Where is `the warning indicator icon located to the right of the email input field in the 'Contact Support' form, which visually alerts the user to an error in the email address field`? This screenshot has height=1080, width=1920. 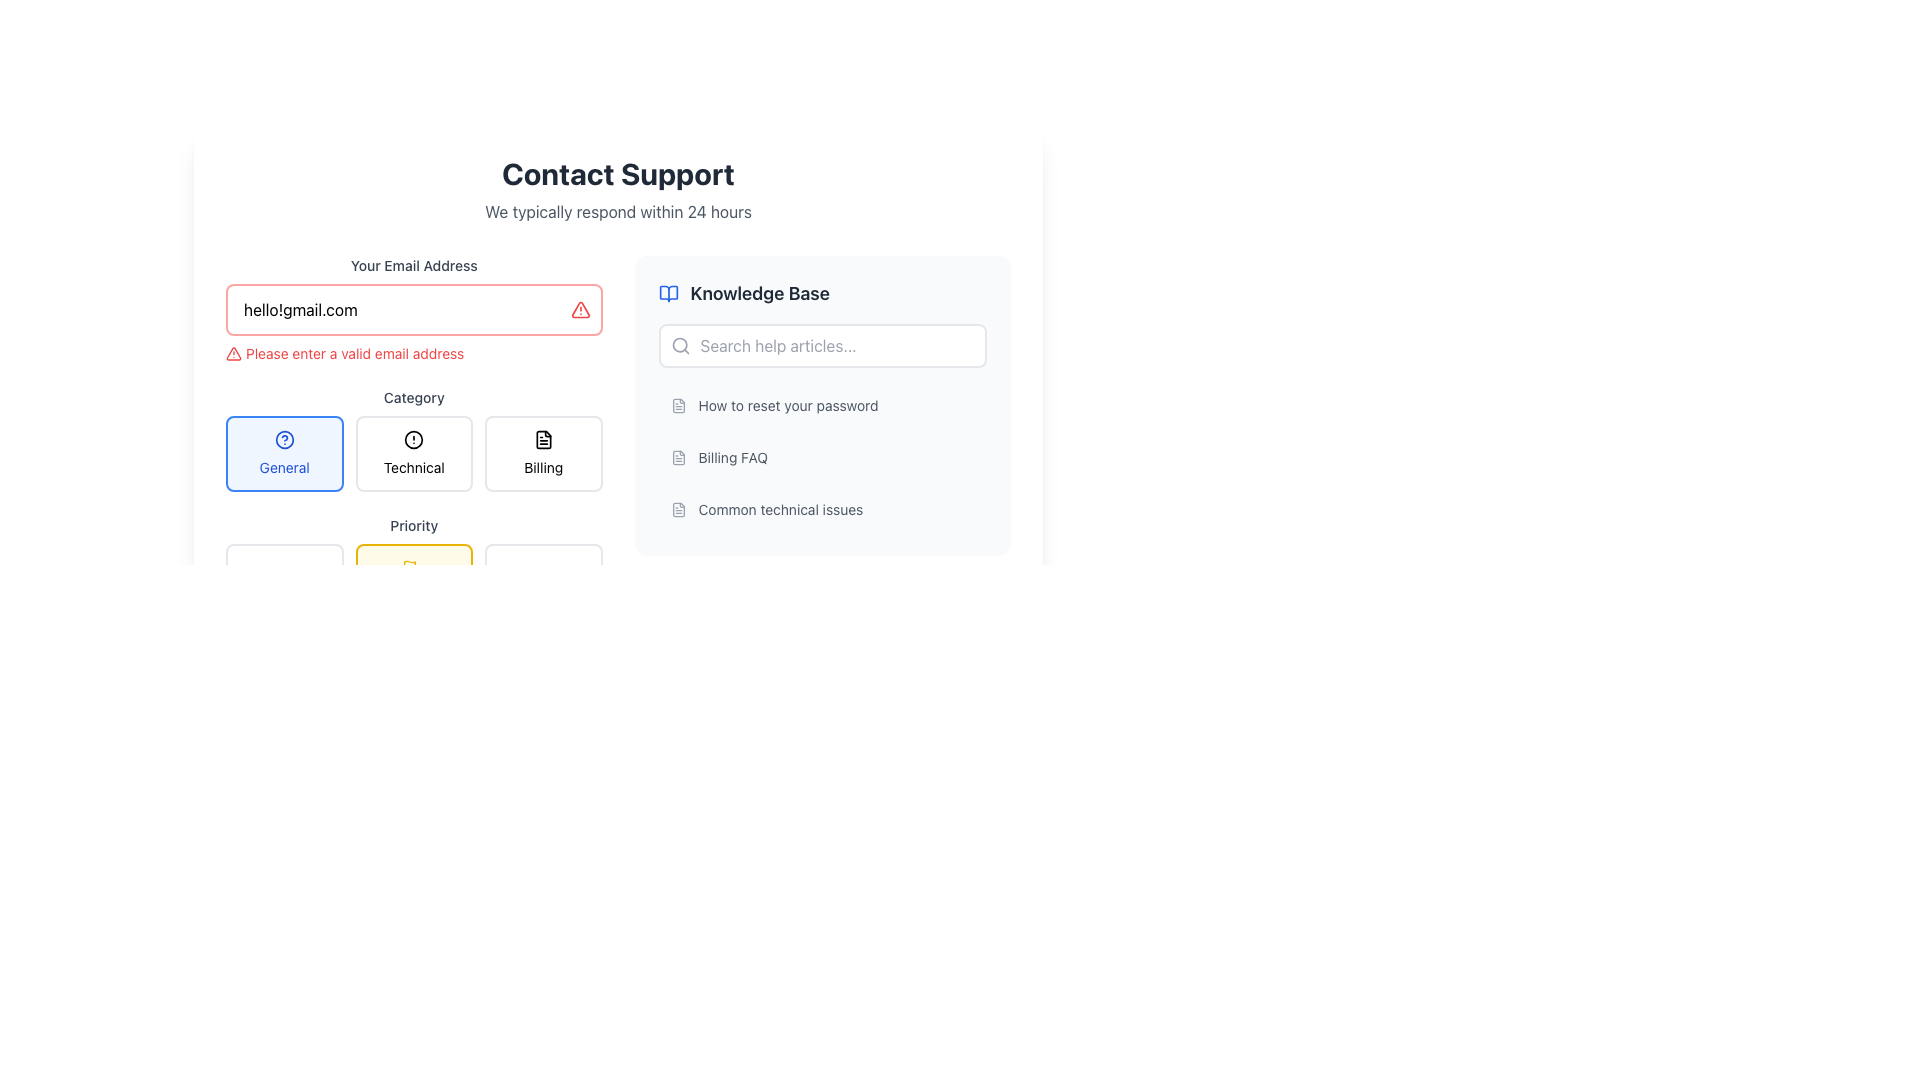 the warning indicator icon located to the right of the email input field in the 'Contact Support' form, which visually alerts the user to an error in the email address field is located at coordinates (579, 309).